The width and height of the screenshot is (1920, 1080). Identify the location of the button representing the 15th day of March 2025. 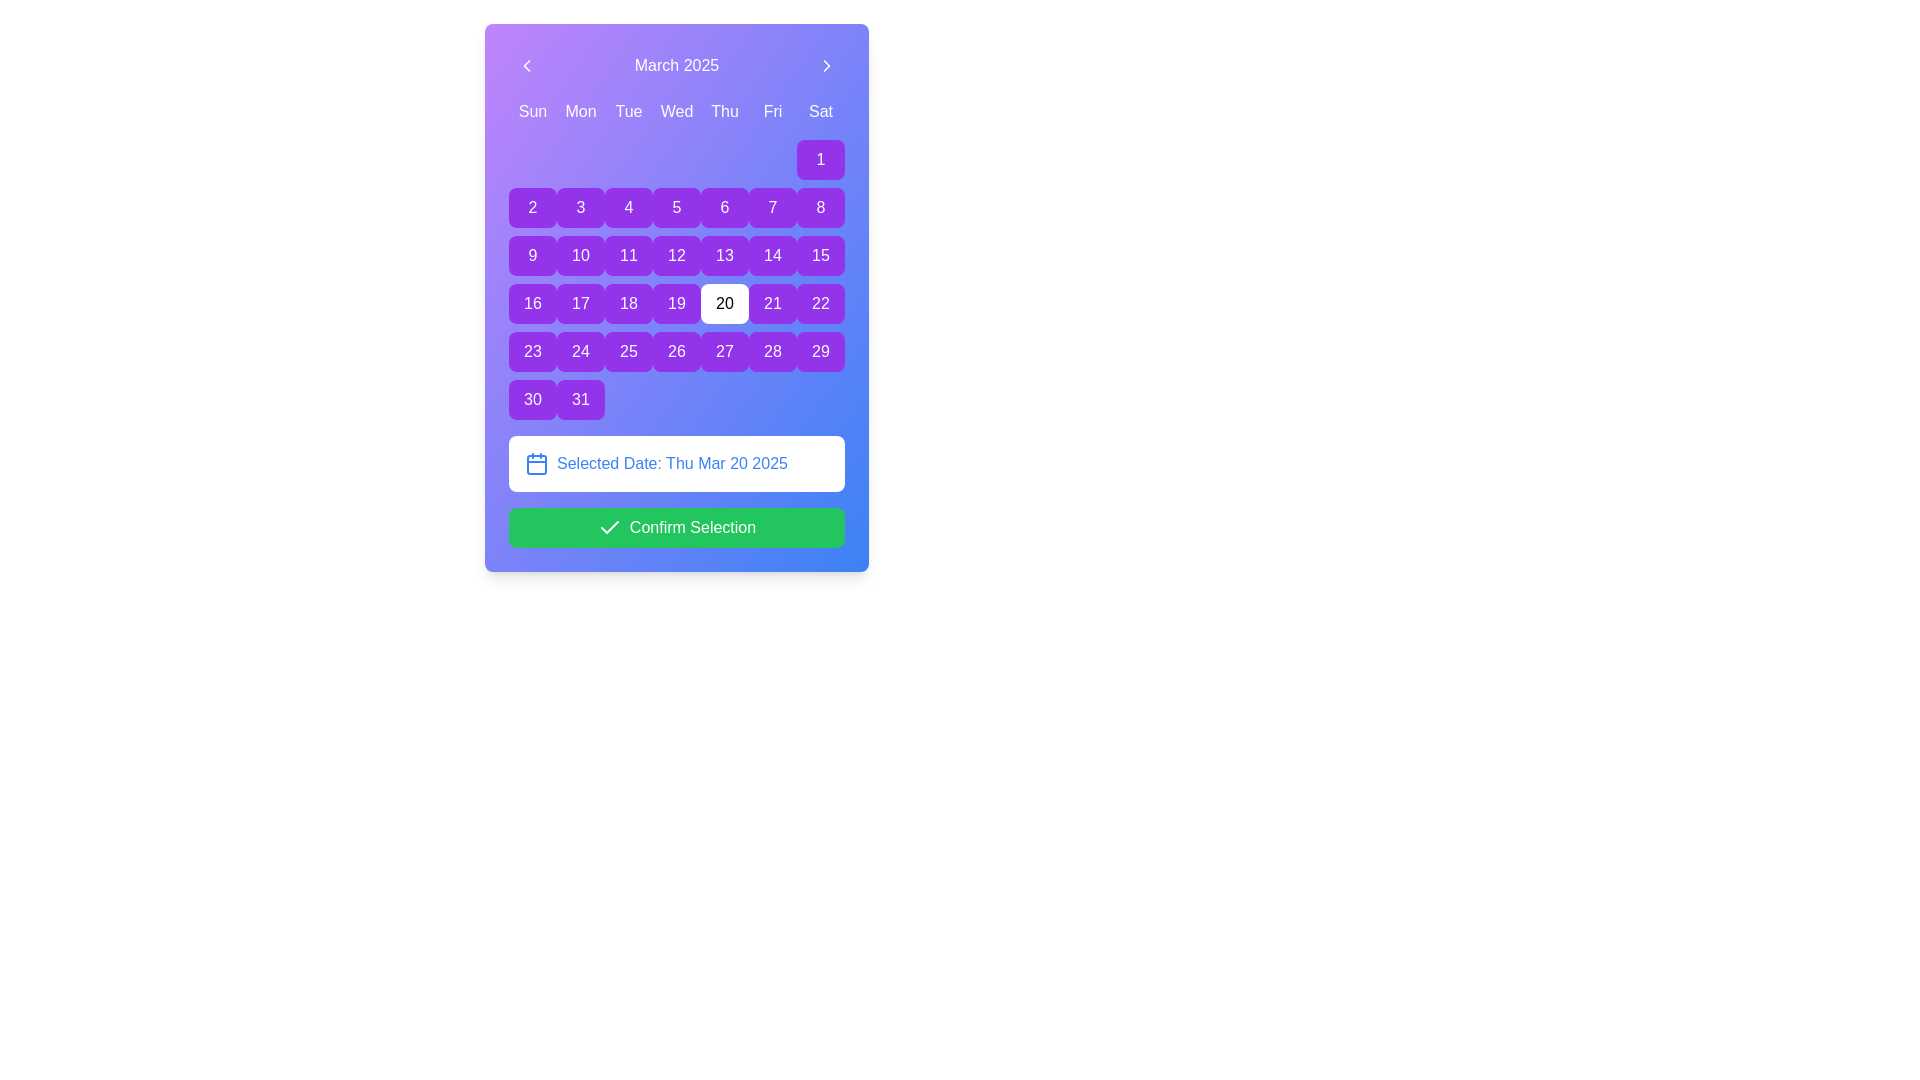
(820, 254).